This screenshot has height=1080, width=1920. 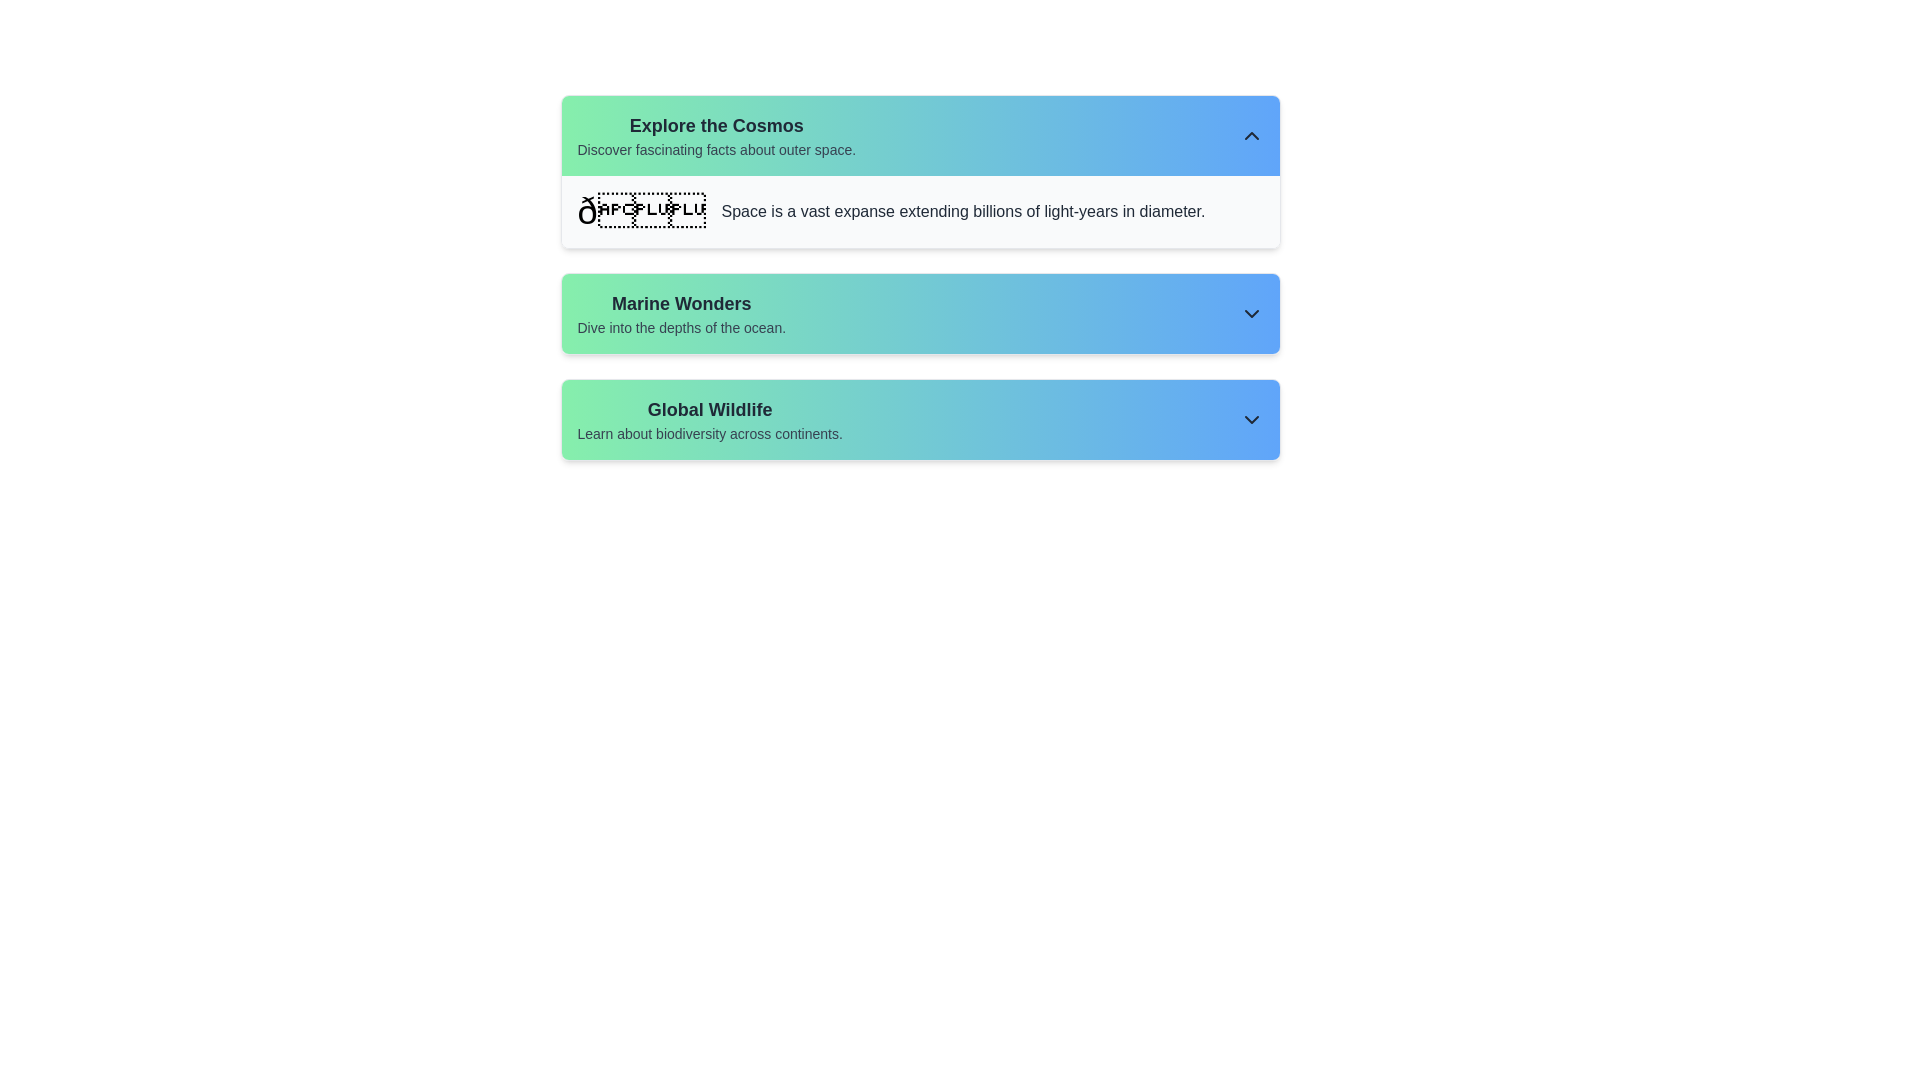 I want to click on the Text Label that provides a descriptive subtitle or caption related to the 'Marine Wonders' section, positioned directly below the bold title 'Marine Wonders.', so click(x=681, y=326).